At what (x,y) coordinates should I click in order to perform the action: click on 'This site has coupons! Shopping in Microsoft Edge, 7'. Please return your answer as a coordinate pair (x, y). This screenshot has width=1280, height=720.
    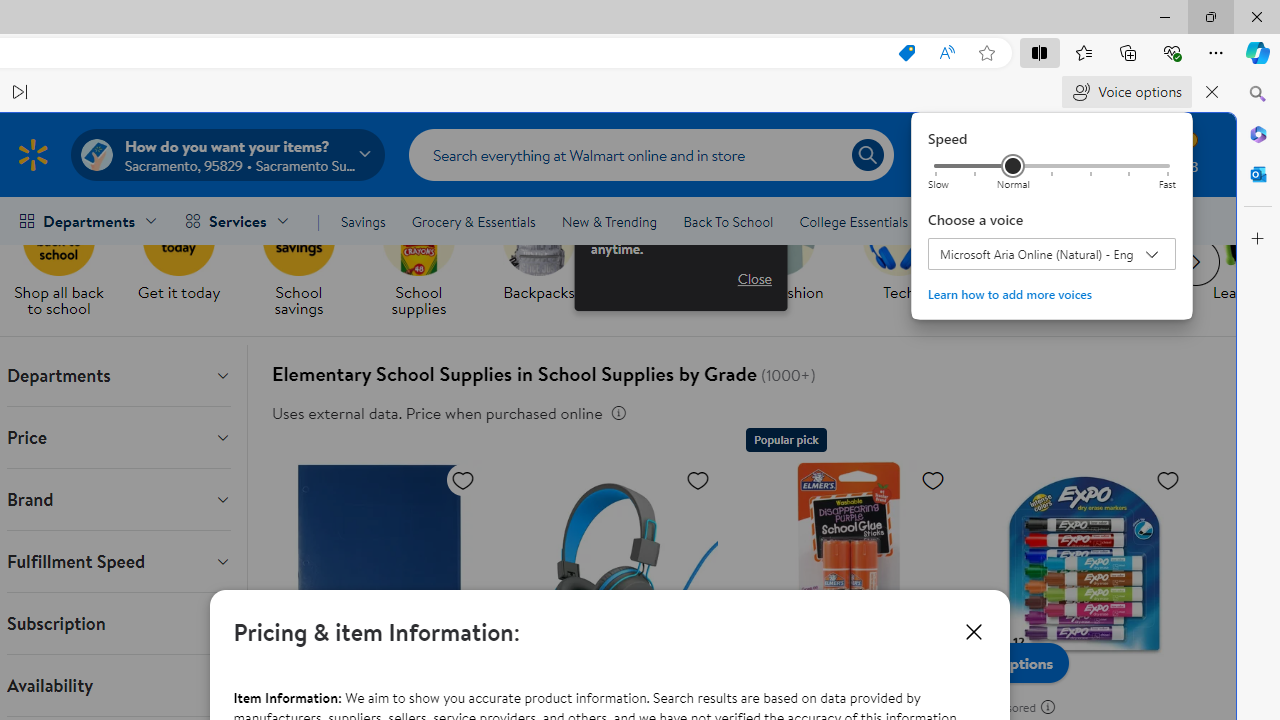
    Looking at the image, I should click on (905, 52).